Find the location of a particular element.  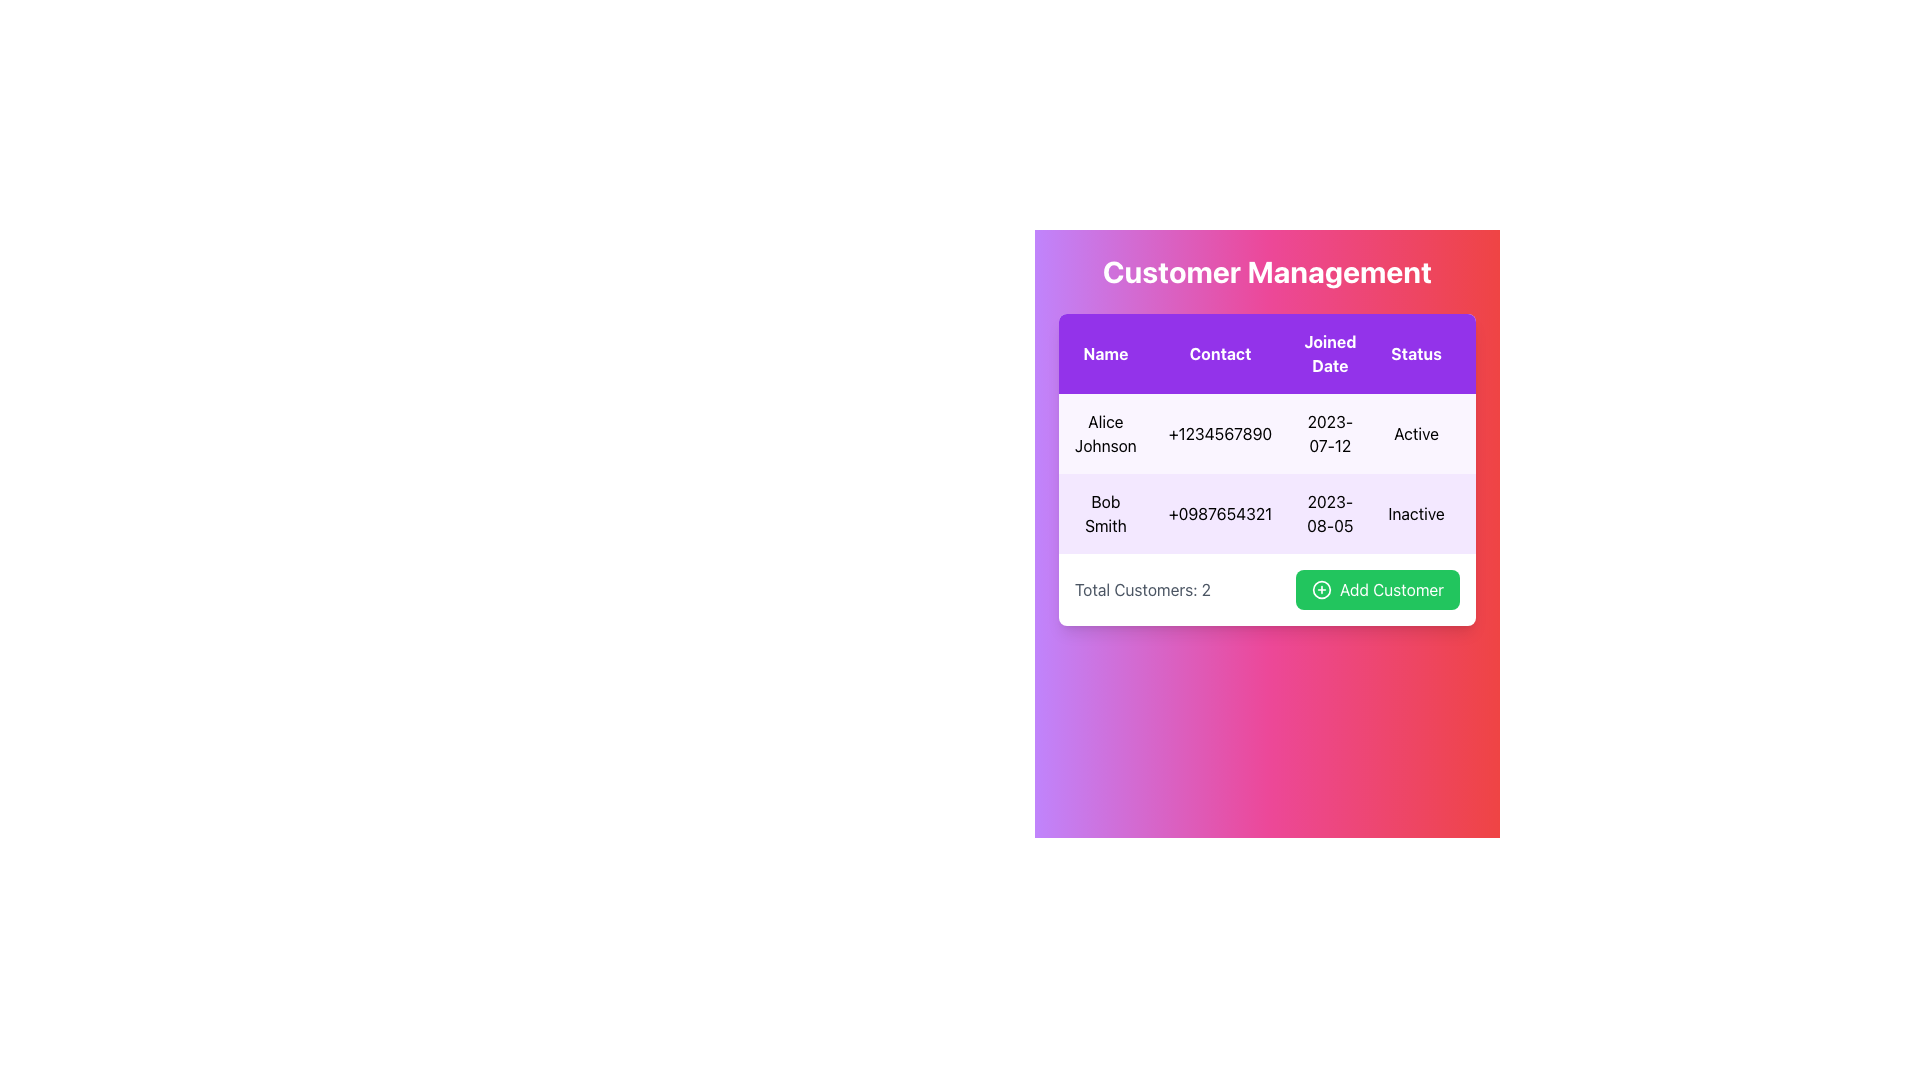

the second row of the customer management table, which displays the information of a customer following Alice Johnson is located at coordinates (1331, 512).